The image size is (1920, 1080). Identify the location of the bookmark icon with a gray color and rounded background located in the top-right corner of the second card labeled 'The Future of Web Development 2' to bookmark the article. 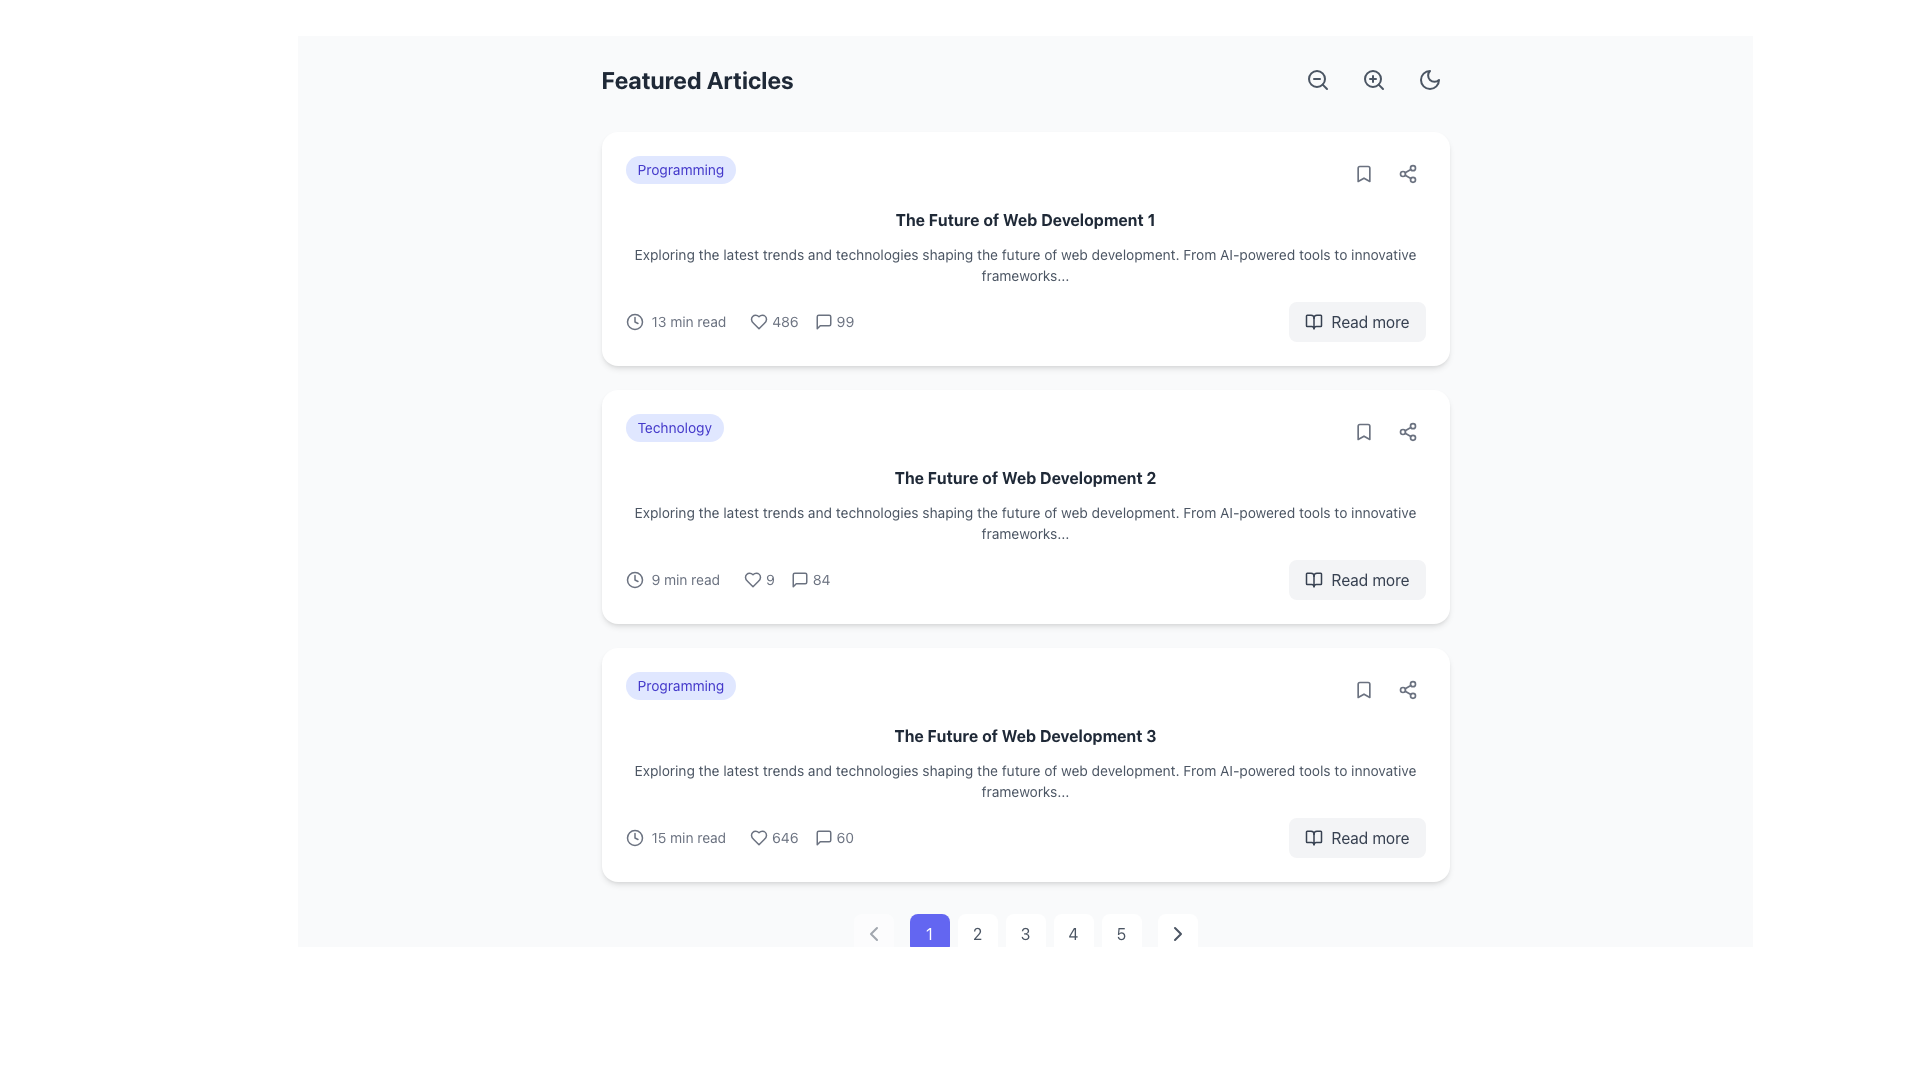
(1362, 431).